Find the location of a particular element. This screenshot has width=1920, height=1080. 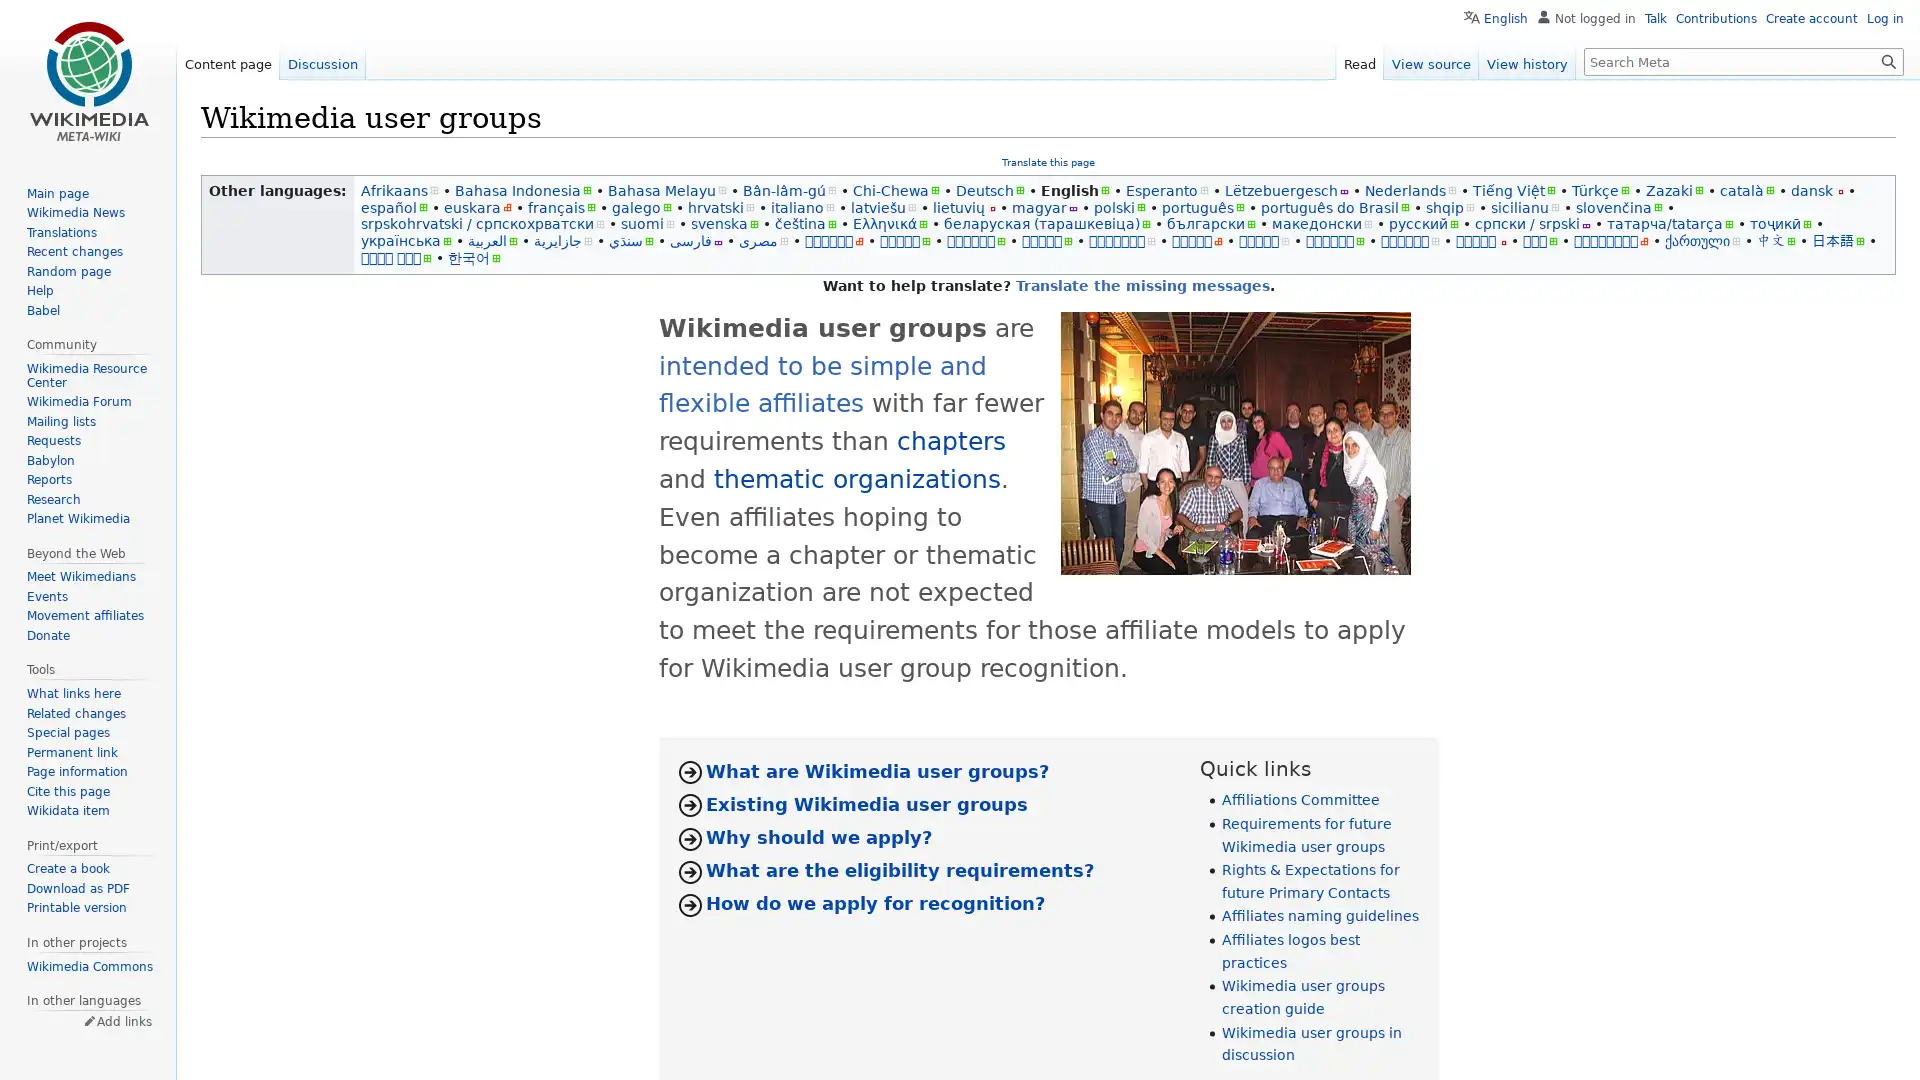

Search is located at coordinates (1888, 60).